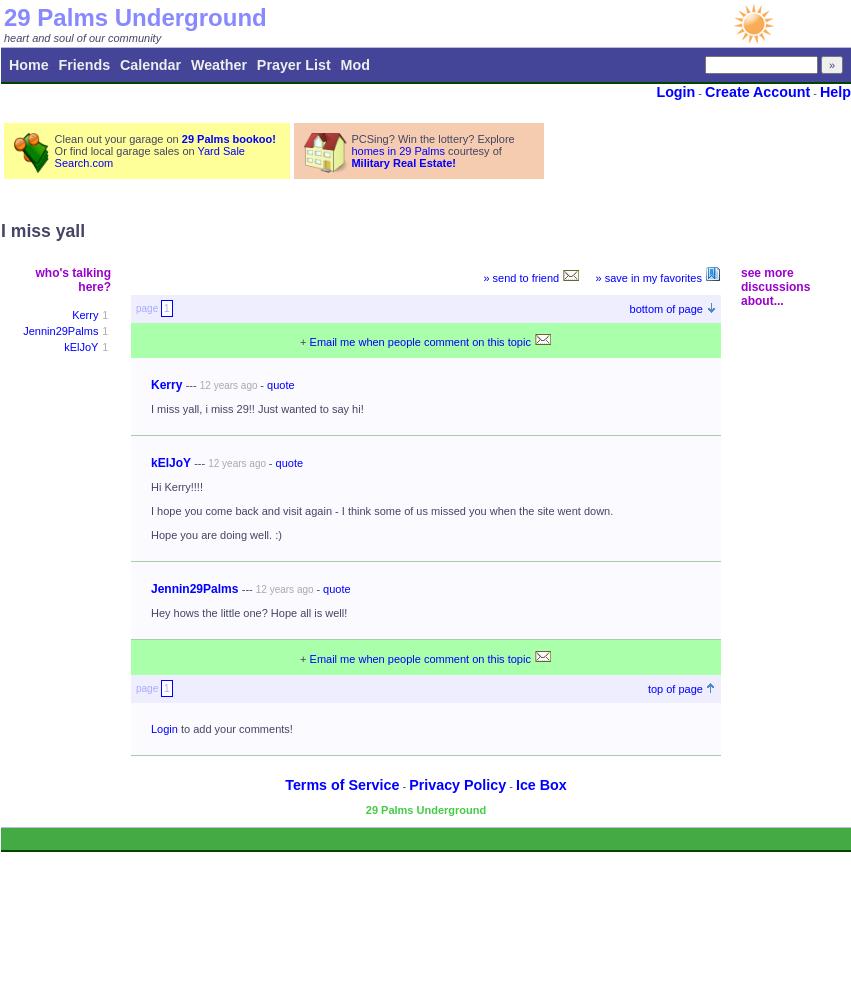 This screenshot has height=1000, width=851. What do you see at coordinates (540, 785) in the screenshot?
I see `'Ice Box'` at bounding box center [540, 785].